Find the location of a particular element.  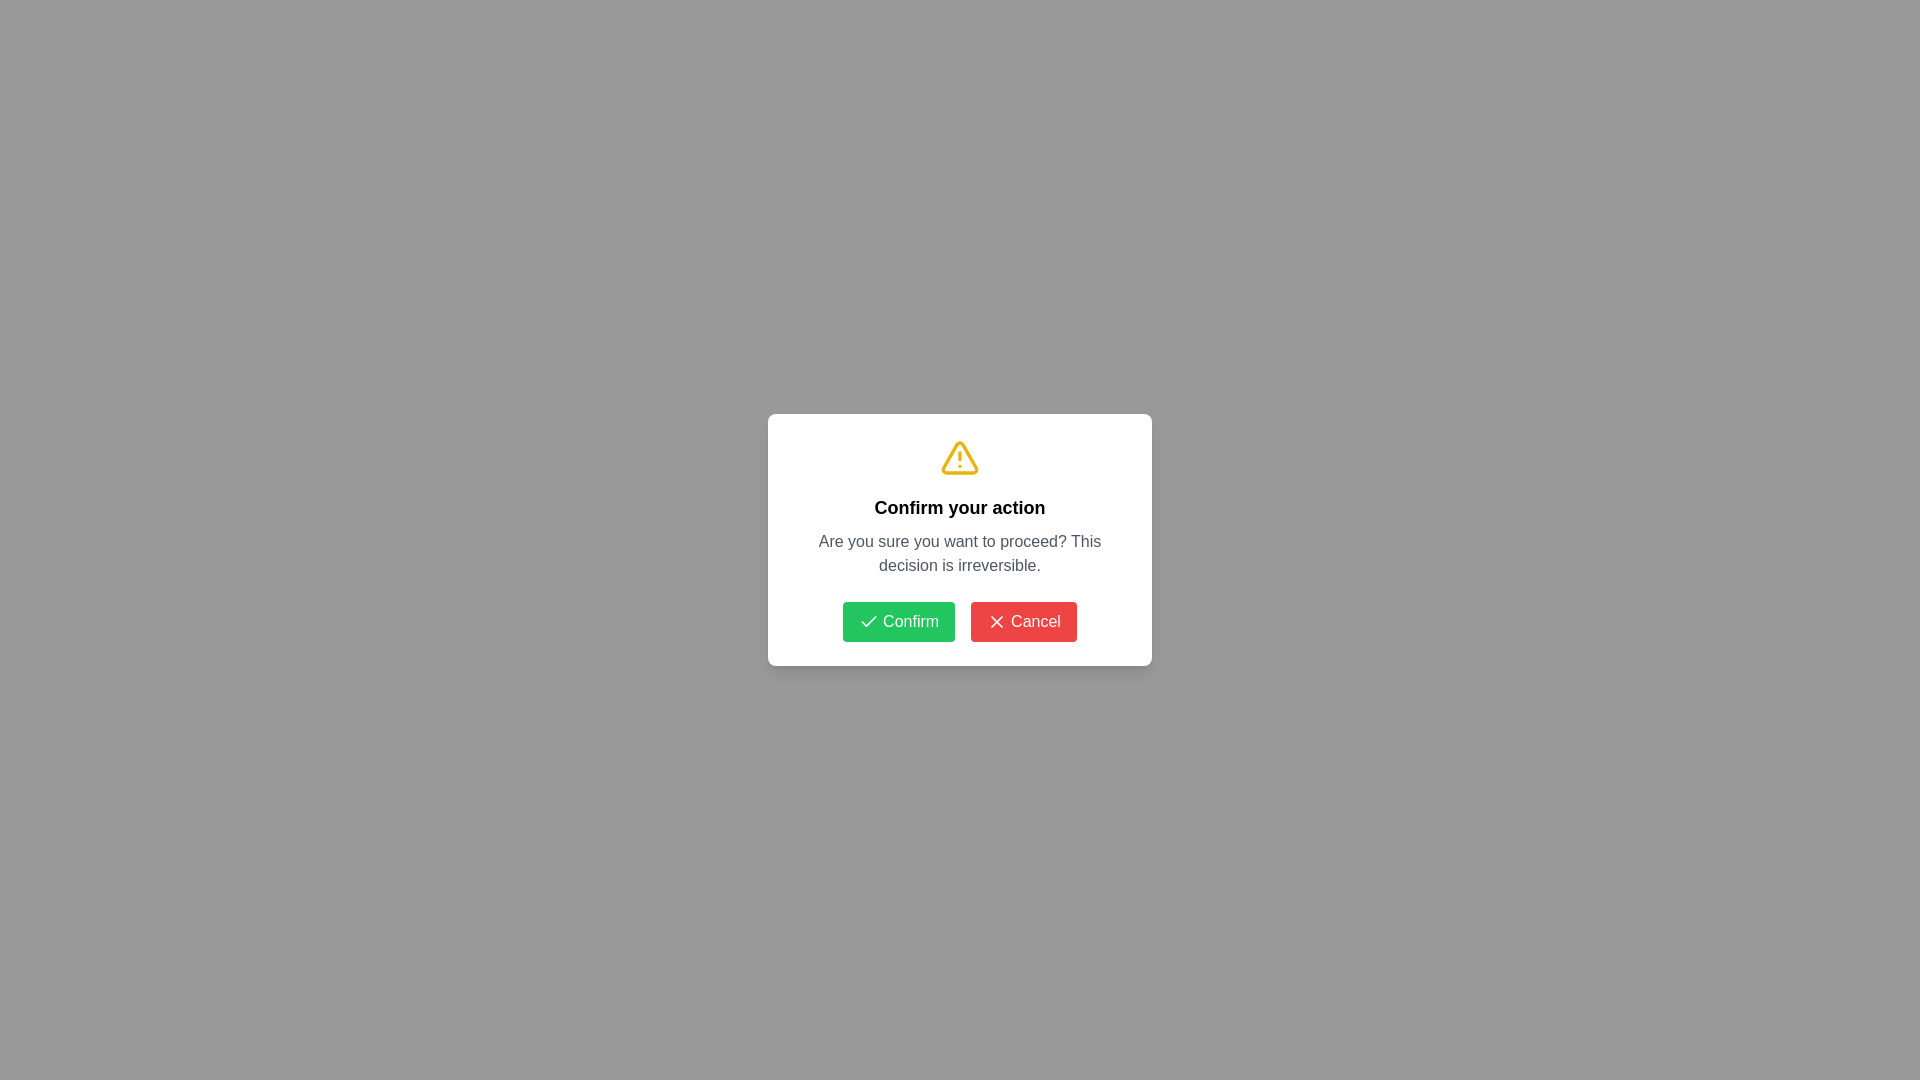

the confirmation icon located within the green 'Confirm' button to approve the action is located at coordinates (868, 620).